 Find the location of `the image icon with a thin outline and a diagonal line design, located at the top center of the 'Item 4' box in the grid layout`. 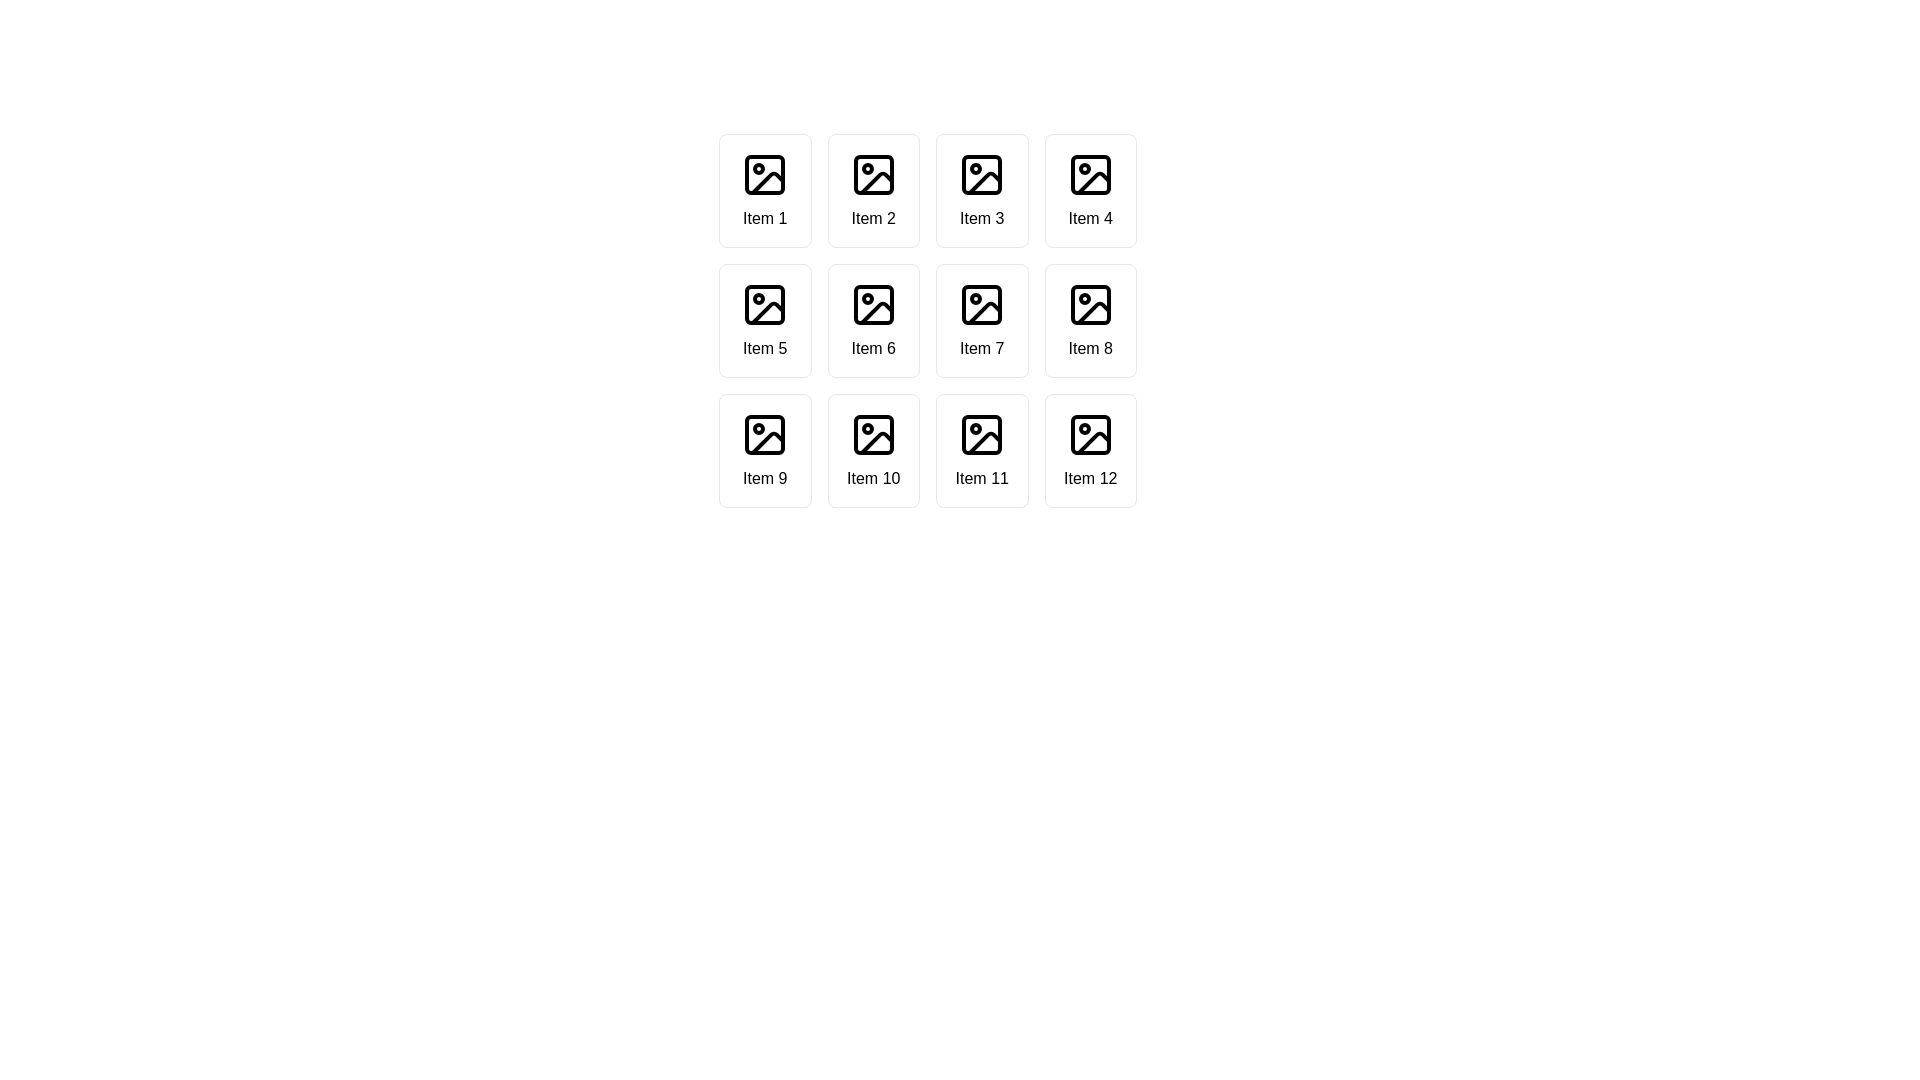

the image icon with a thin outline and a diagonal line design, located at the top center of the 'Item 4' box in the grid layout is located at coordinates (1089, 173).